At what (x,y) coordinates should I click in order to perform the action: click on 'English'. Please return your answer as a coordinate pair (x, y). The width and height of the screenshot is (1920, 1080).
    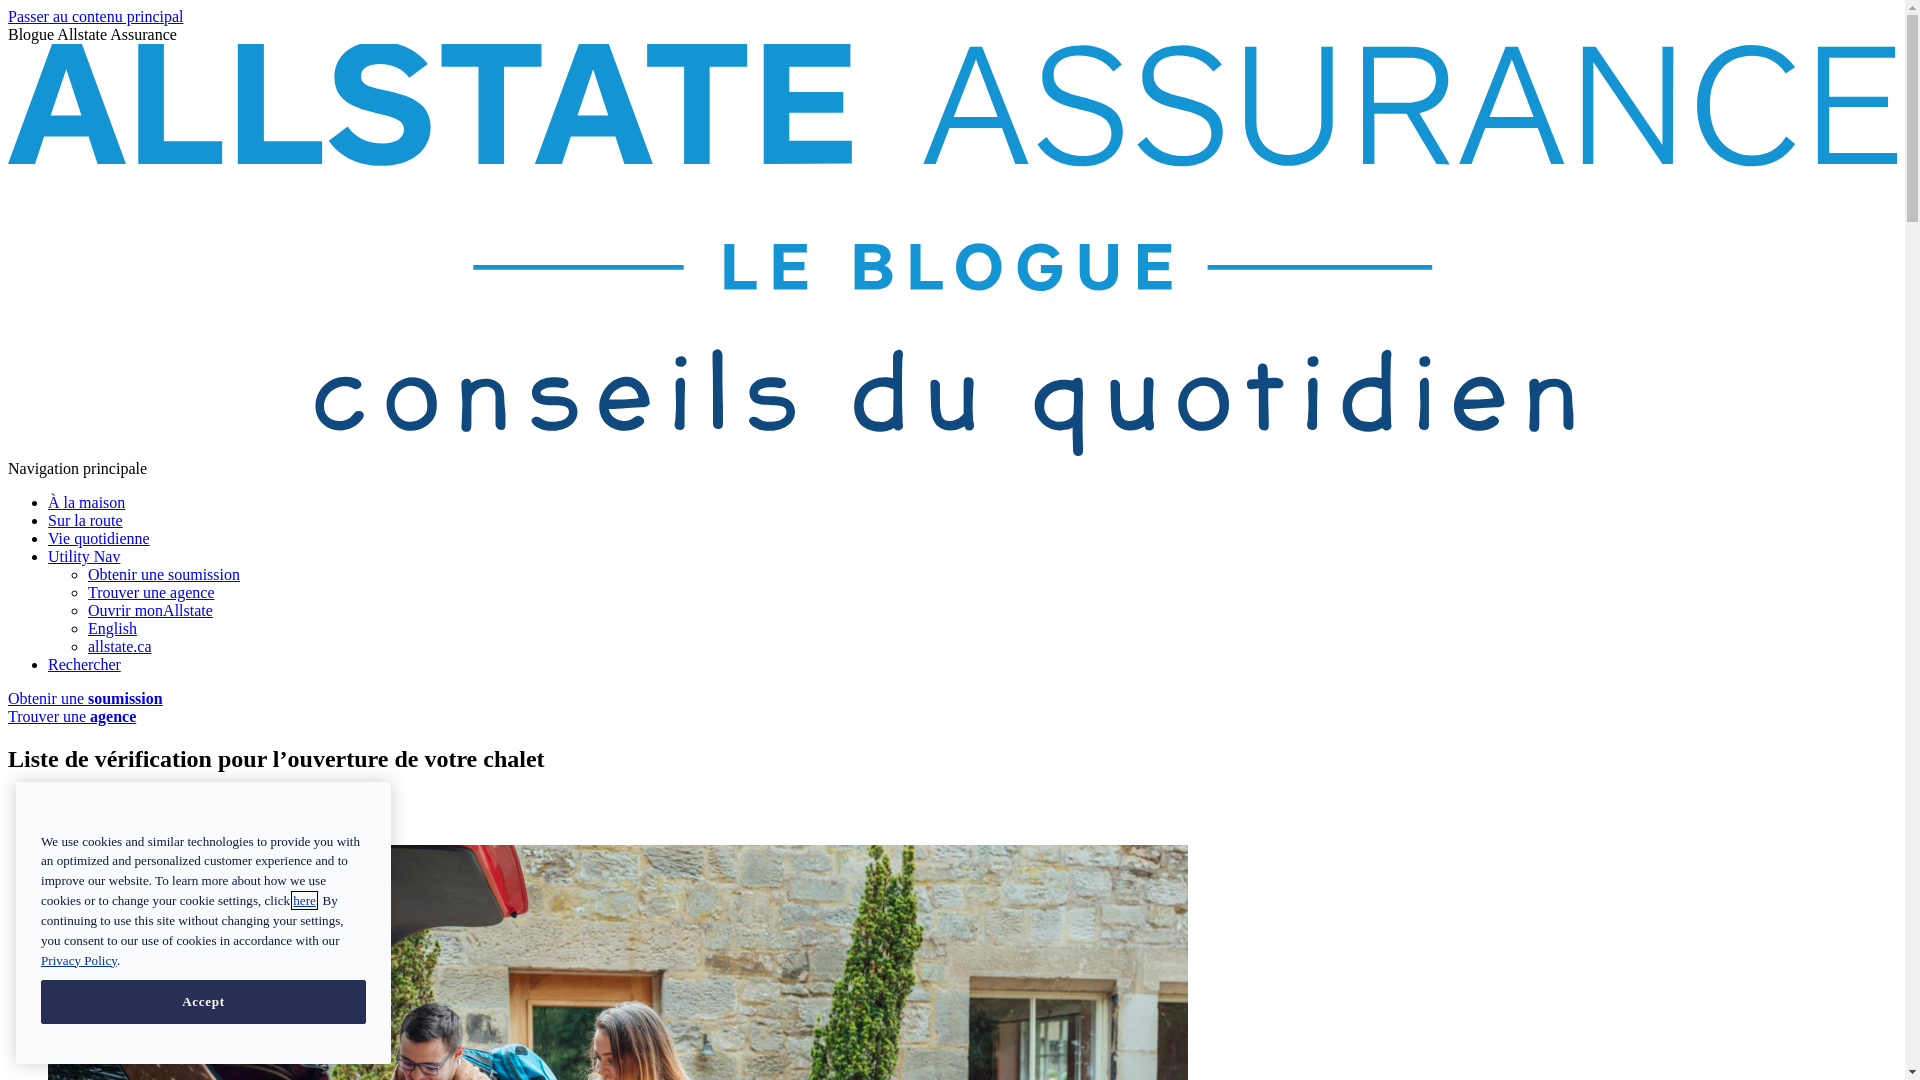
    Looking at the image, I should click on (86, 627).